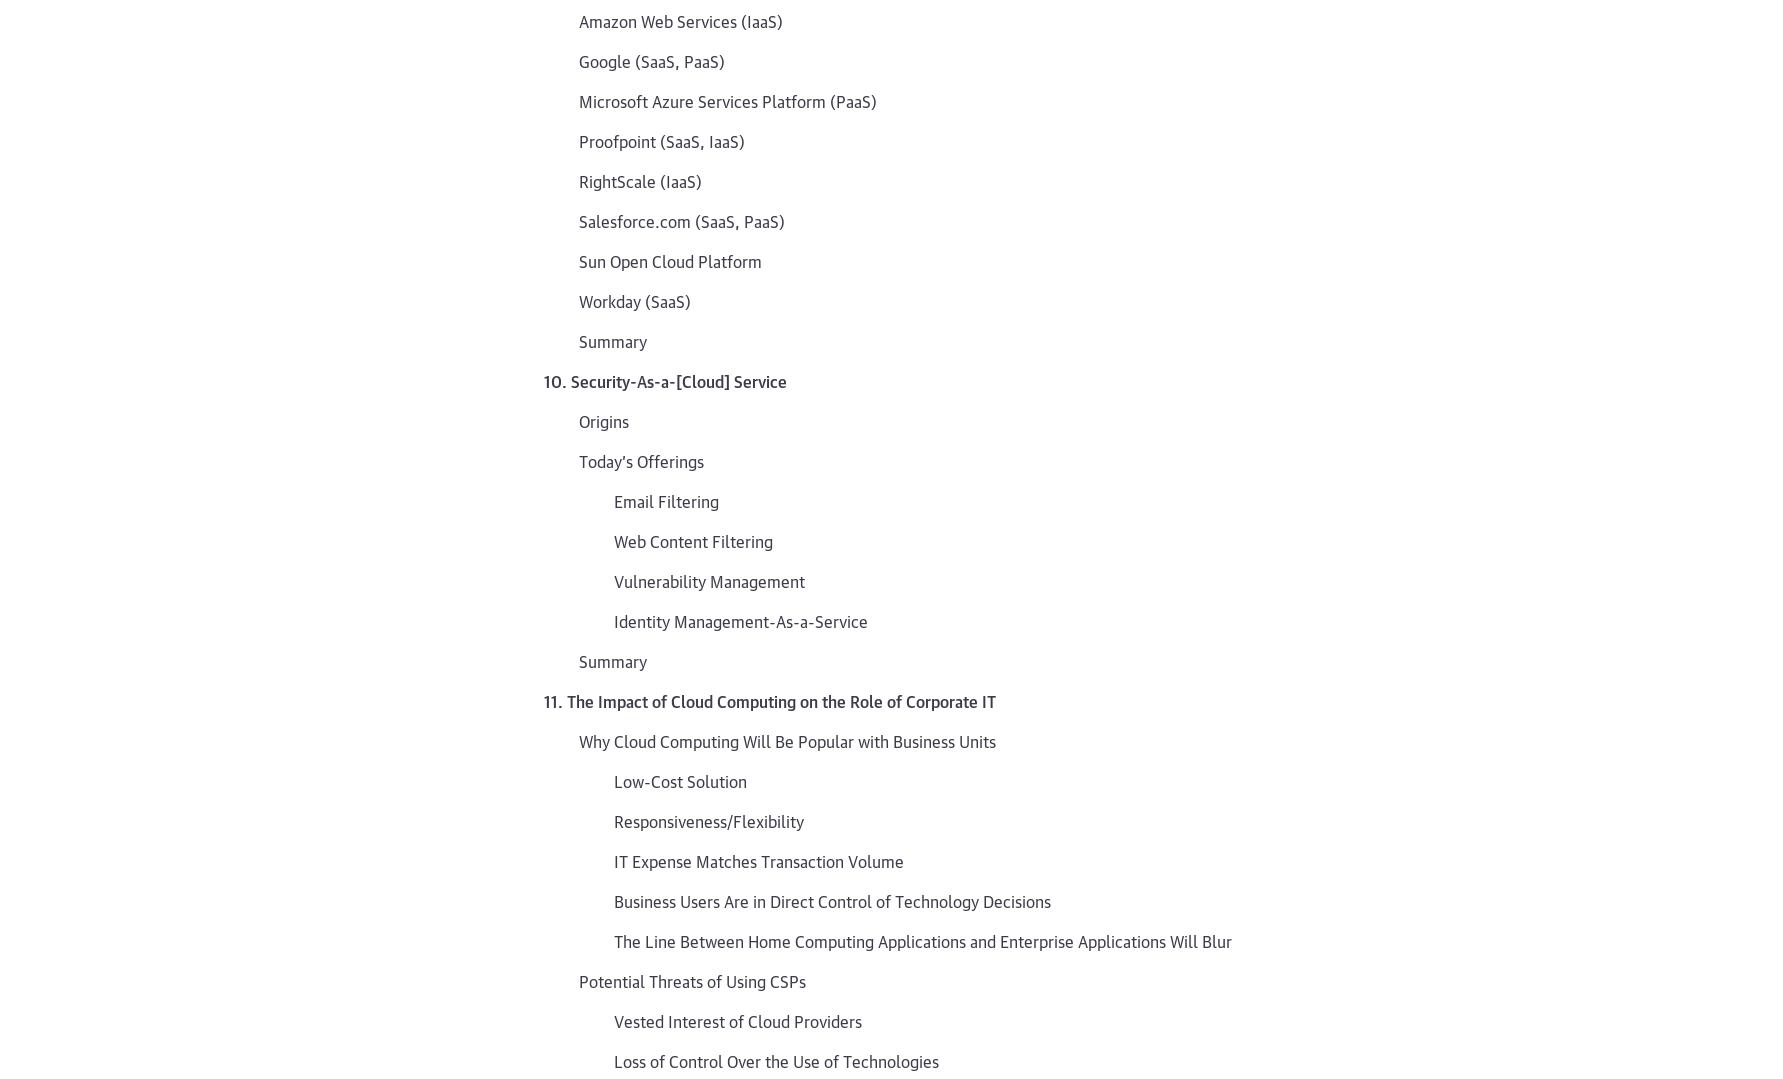  What do you see at coordinates (614, 1059) in the screenshot?
I see `'Loss of Control Over the Use of Technologies'` at bounding box center [614, 1059].